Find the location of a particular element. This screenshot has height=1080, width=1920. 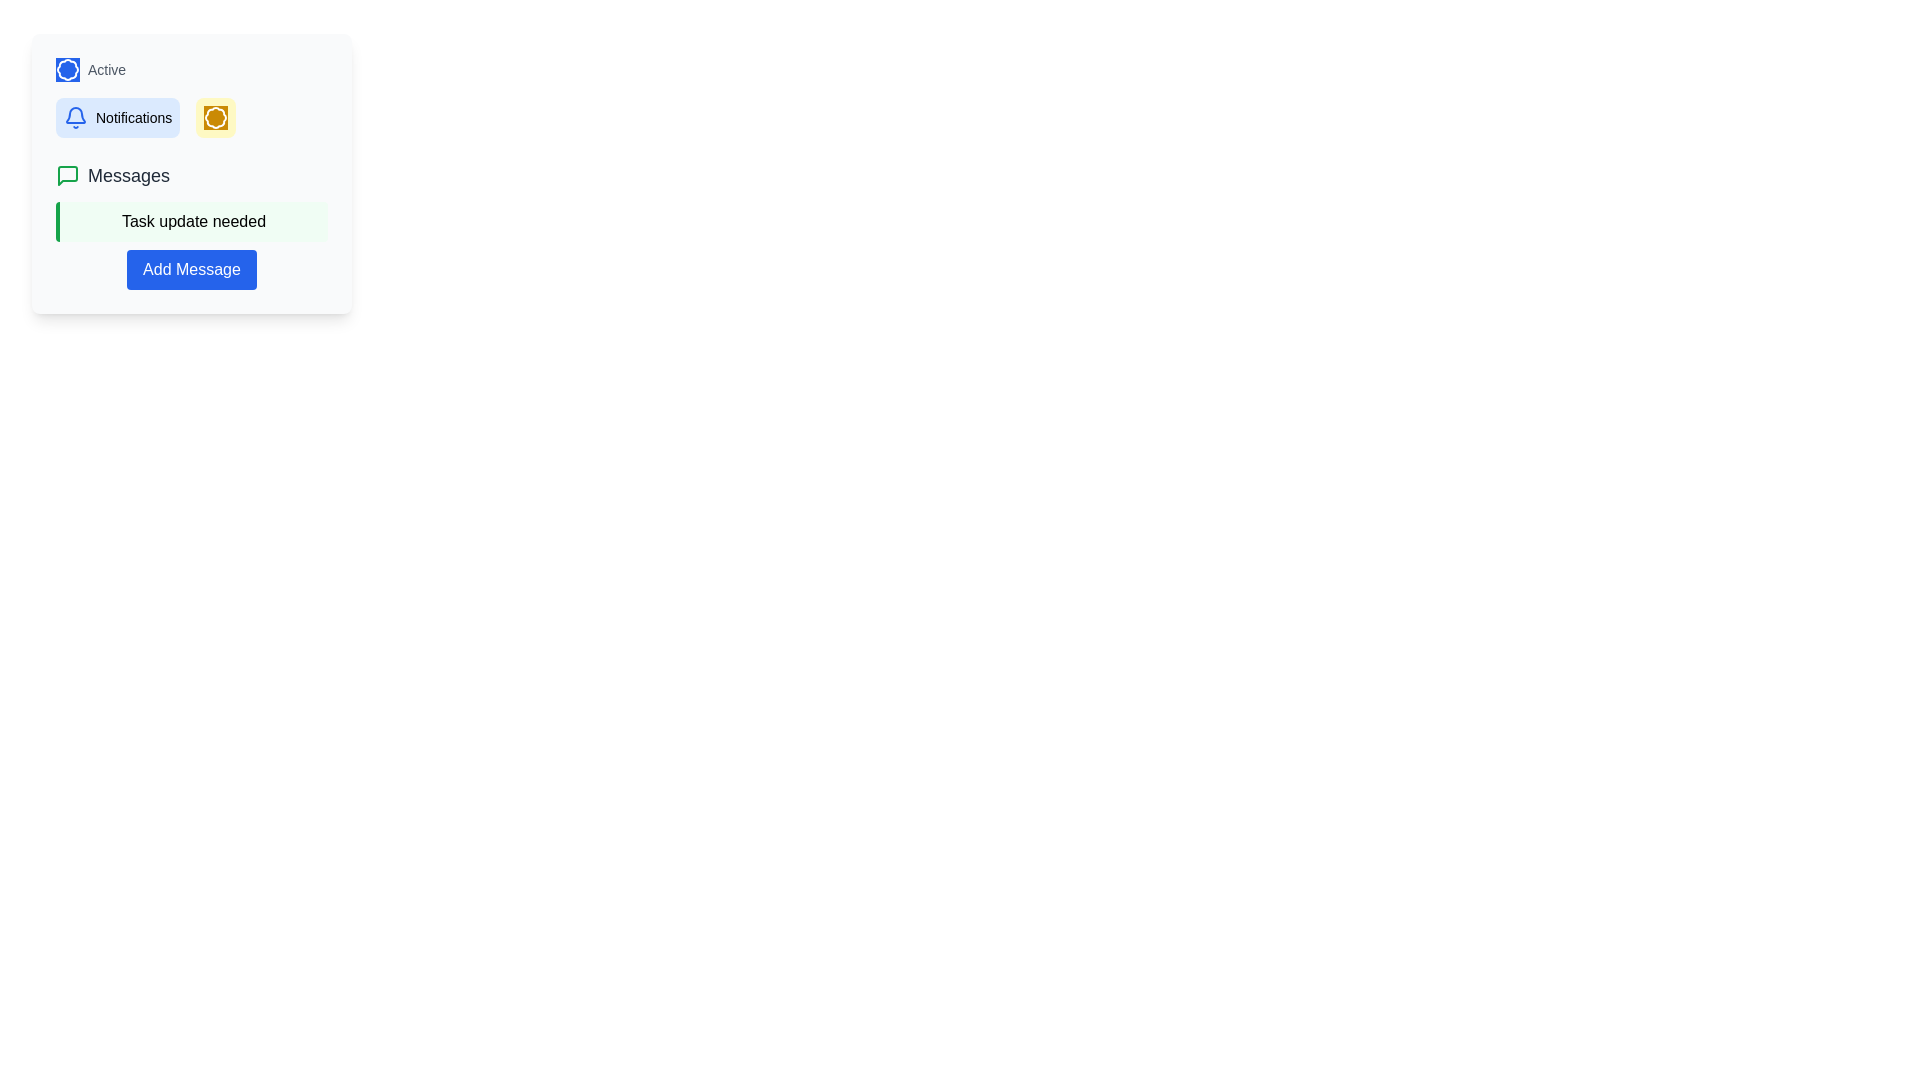

the text label that describes the notifications section, located to the right of the bell icon is located at coordinates (133, 118).